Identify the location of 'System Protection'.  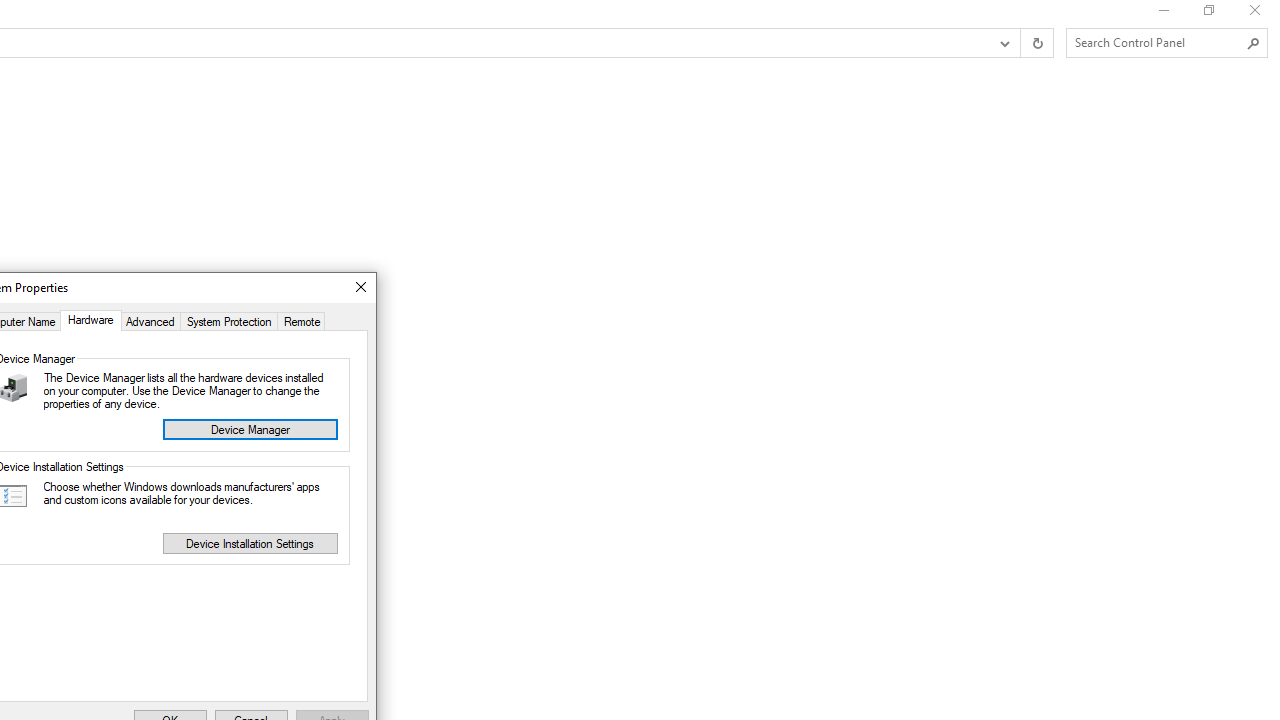
(229, 319).